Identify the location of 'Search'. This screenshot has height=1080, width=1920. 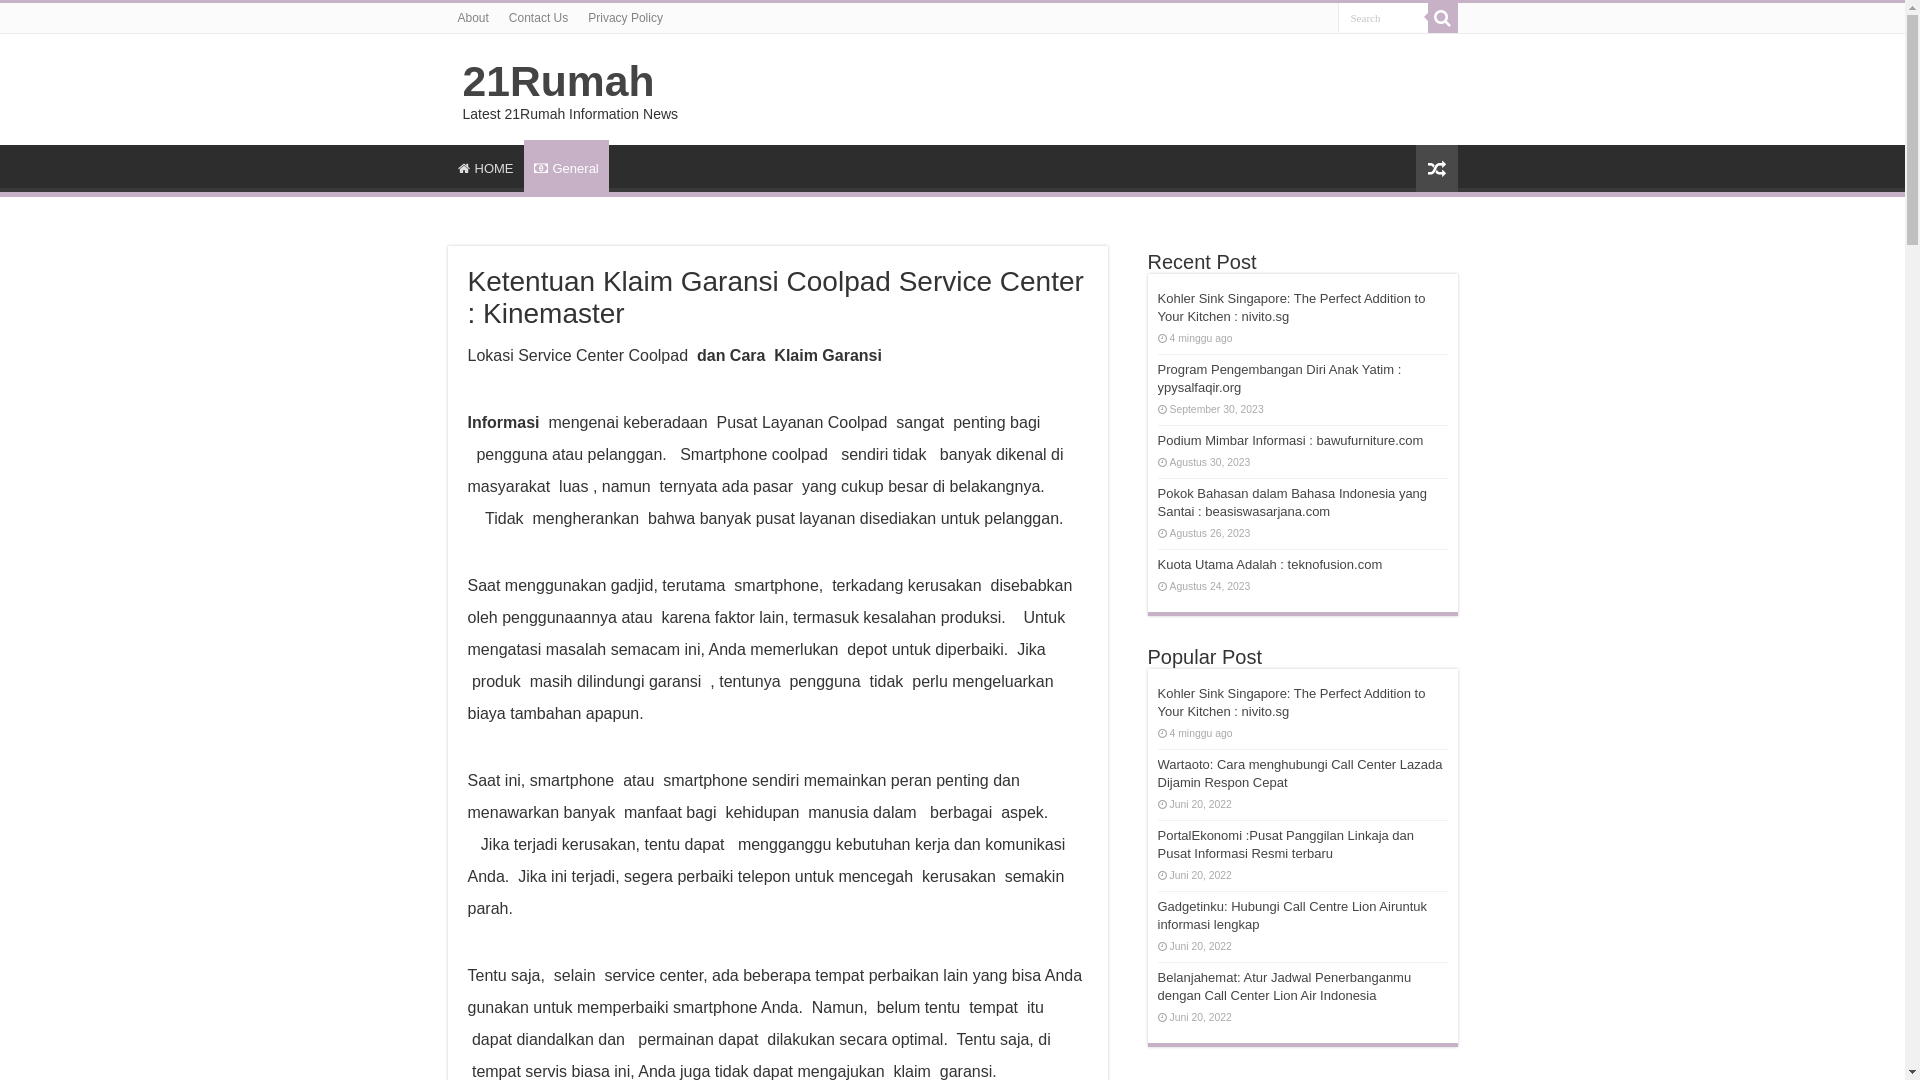
(1381, 17).